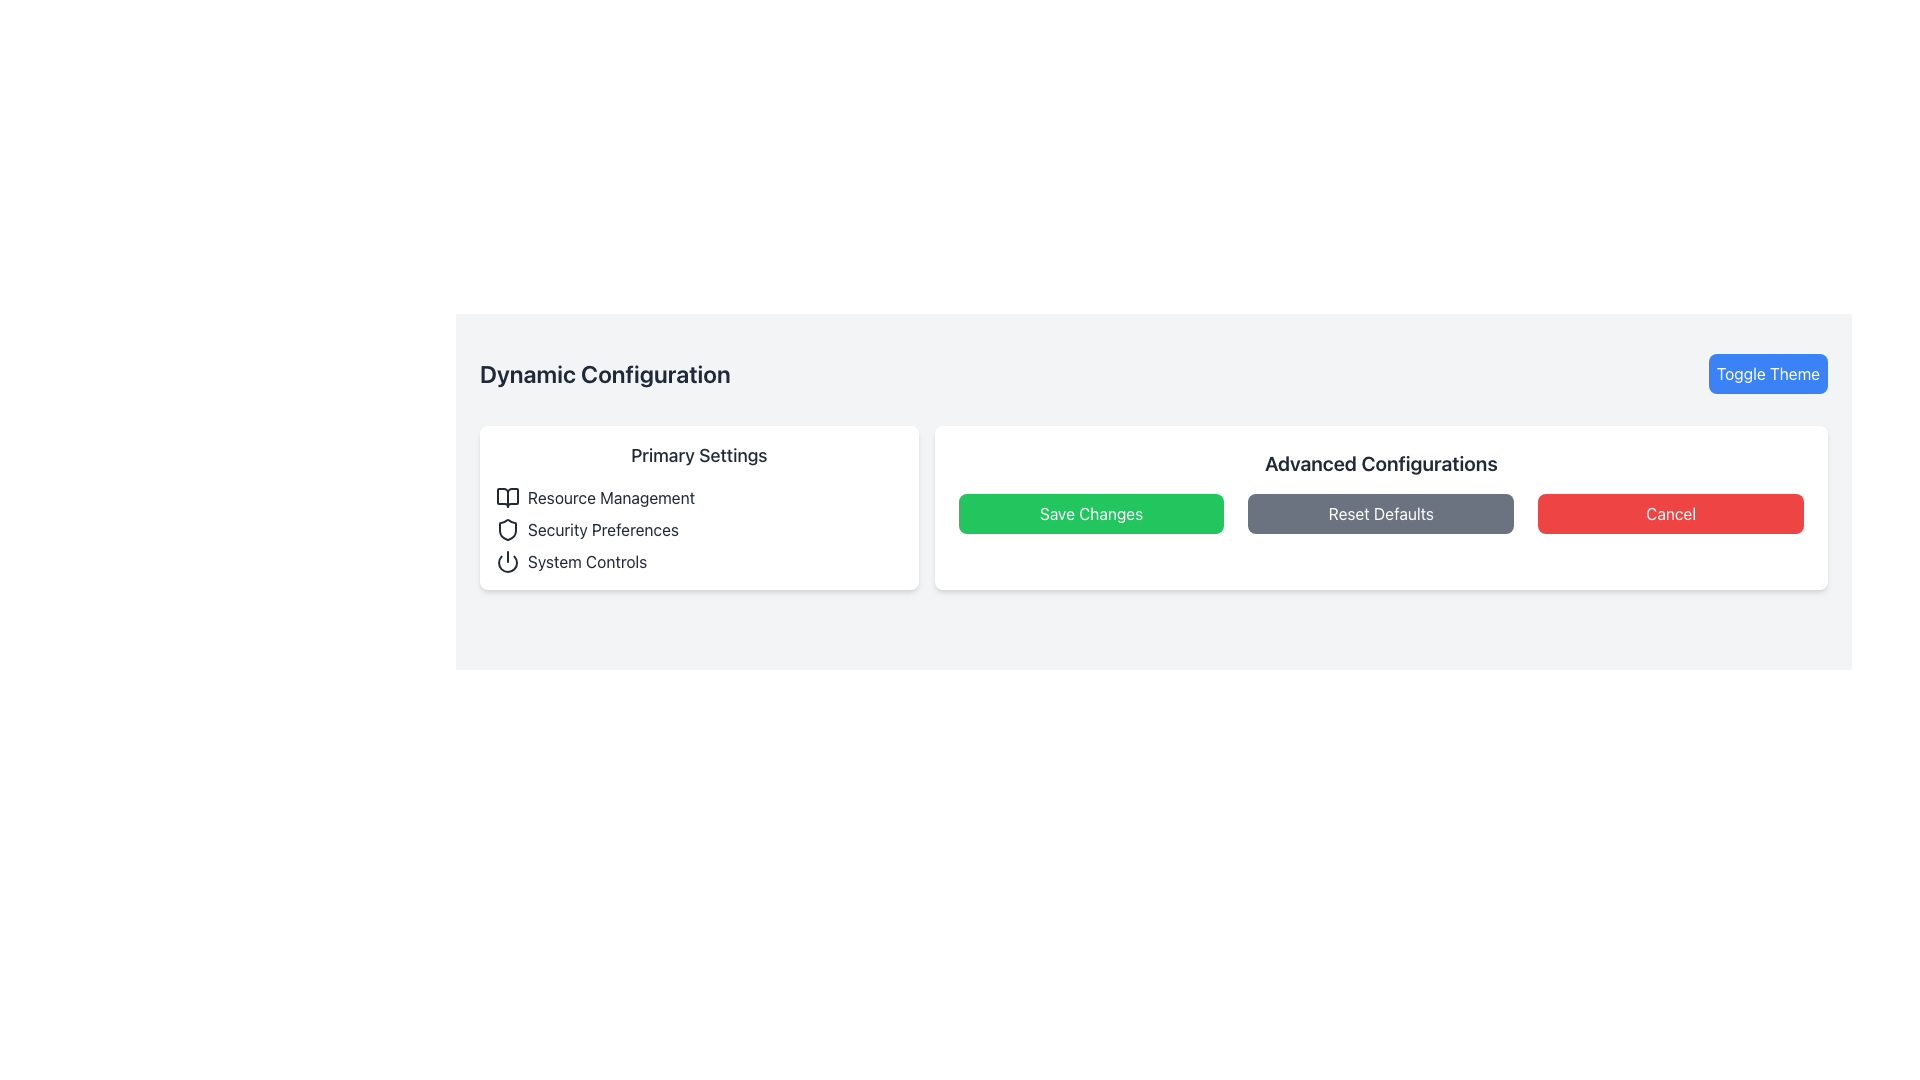 The image size is (1920, 1080). Describe the element at coordinates (508, 496) in the screenshot. I see `the 'Resource Management' icon located in the top-left corner of the 'Primary Settings' section` at that location.